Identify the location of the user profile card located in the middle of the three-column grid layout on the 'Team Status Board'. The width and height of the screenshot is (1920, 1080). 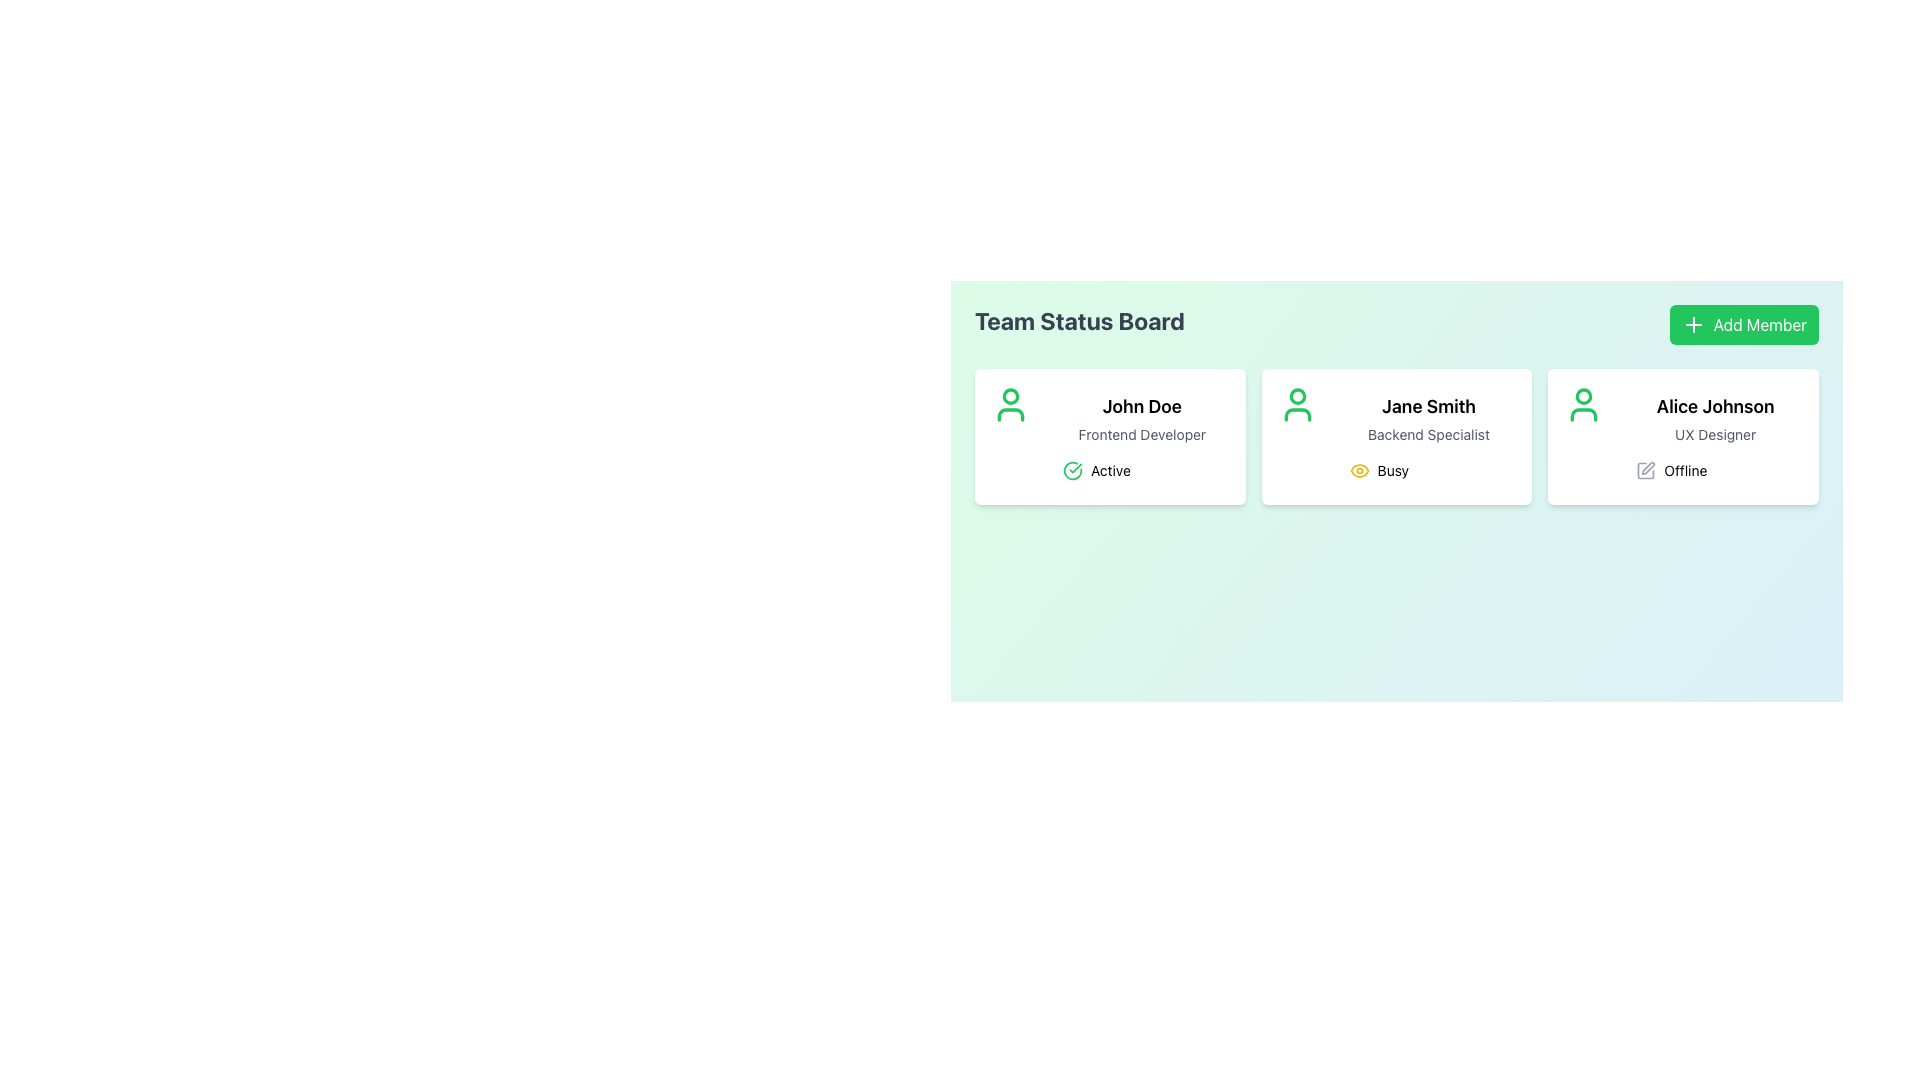
(1395, 435).